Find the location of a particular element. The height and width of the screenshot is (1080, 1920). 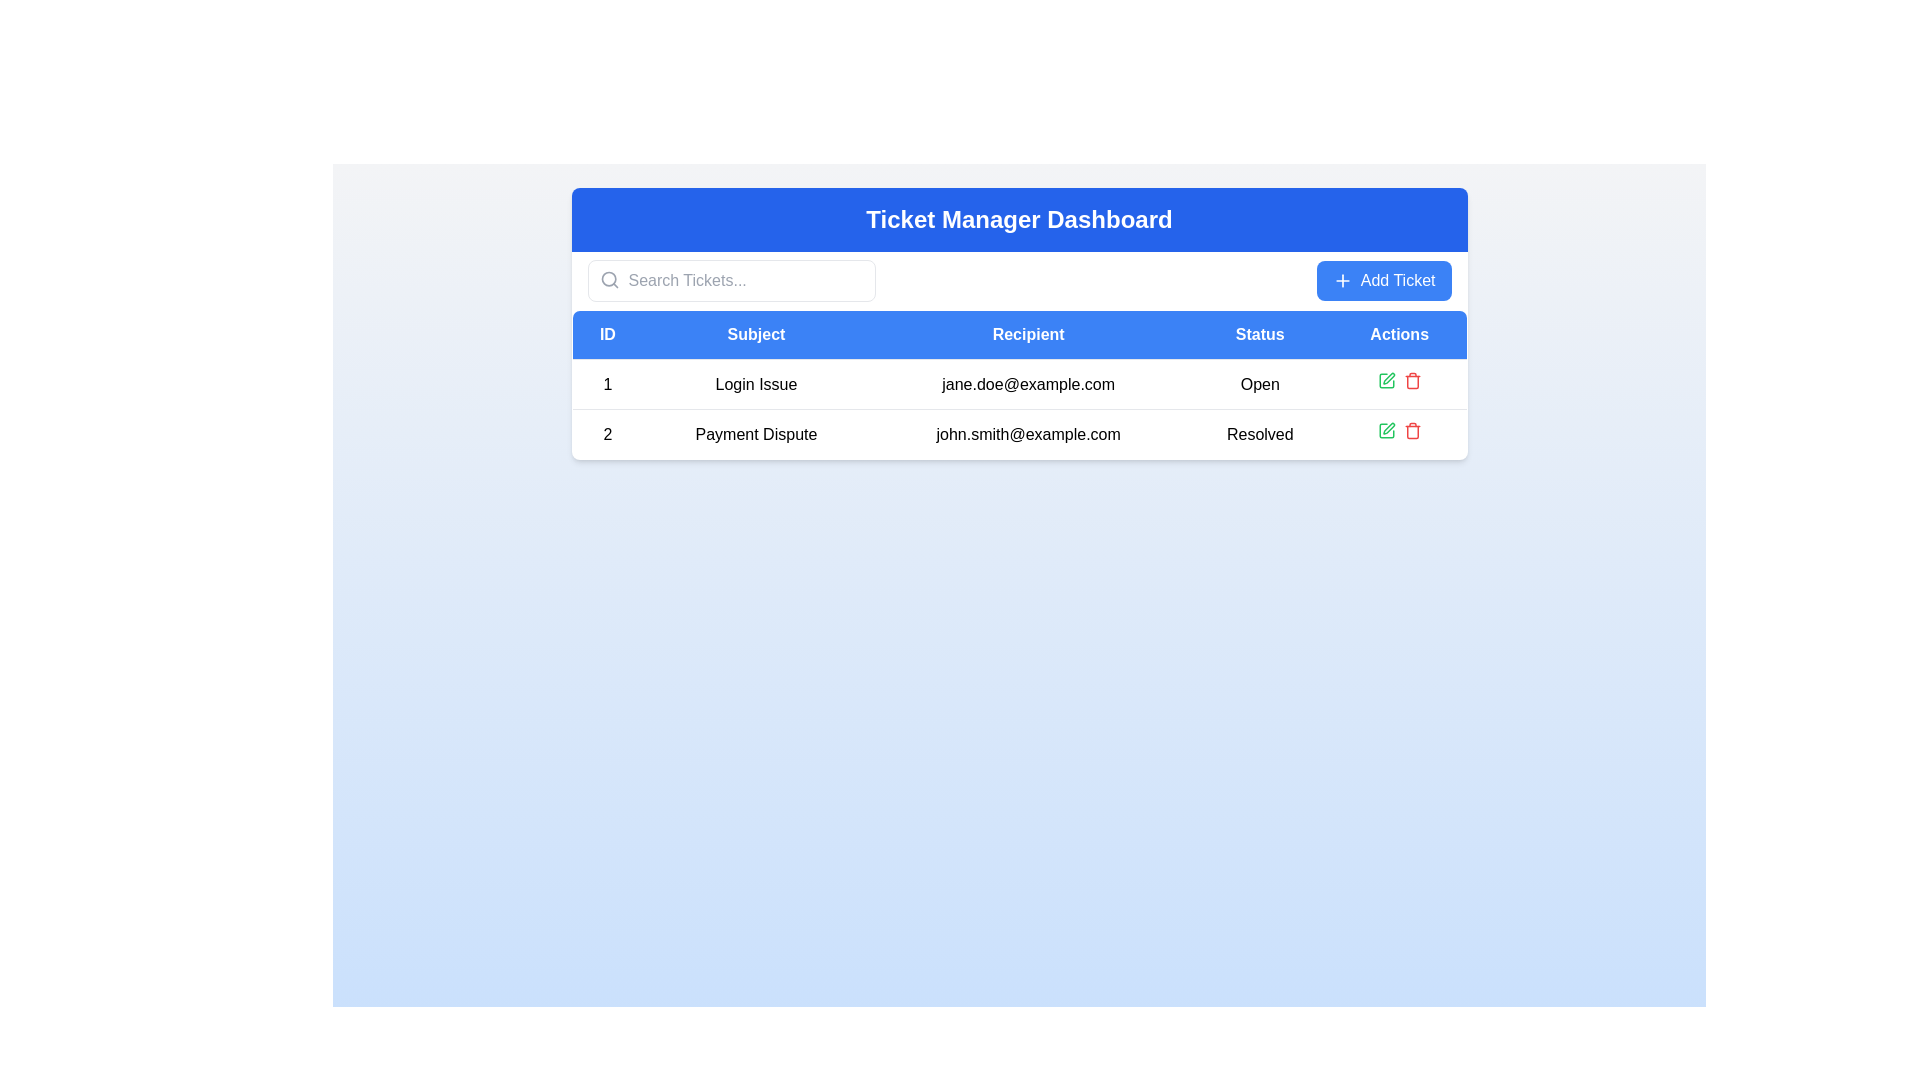

the header text or label in the table that provides context for recipient information, located as the third column header between 'Subject' and 'Status' is located at coordinates (1028, 334).